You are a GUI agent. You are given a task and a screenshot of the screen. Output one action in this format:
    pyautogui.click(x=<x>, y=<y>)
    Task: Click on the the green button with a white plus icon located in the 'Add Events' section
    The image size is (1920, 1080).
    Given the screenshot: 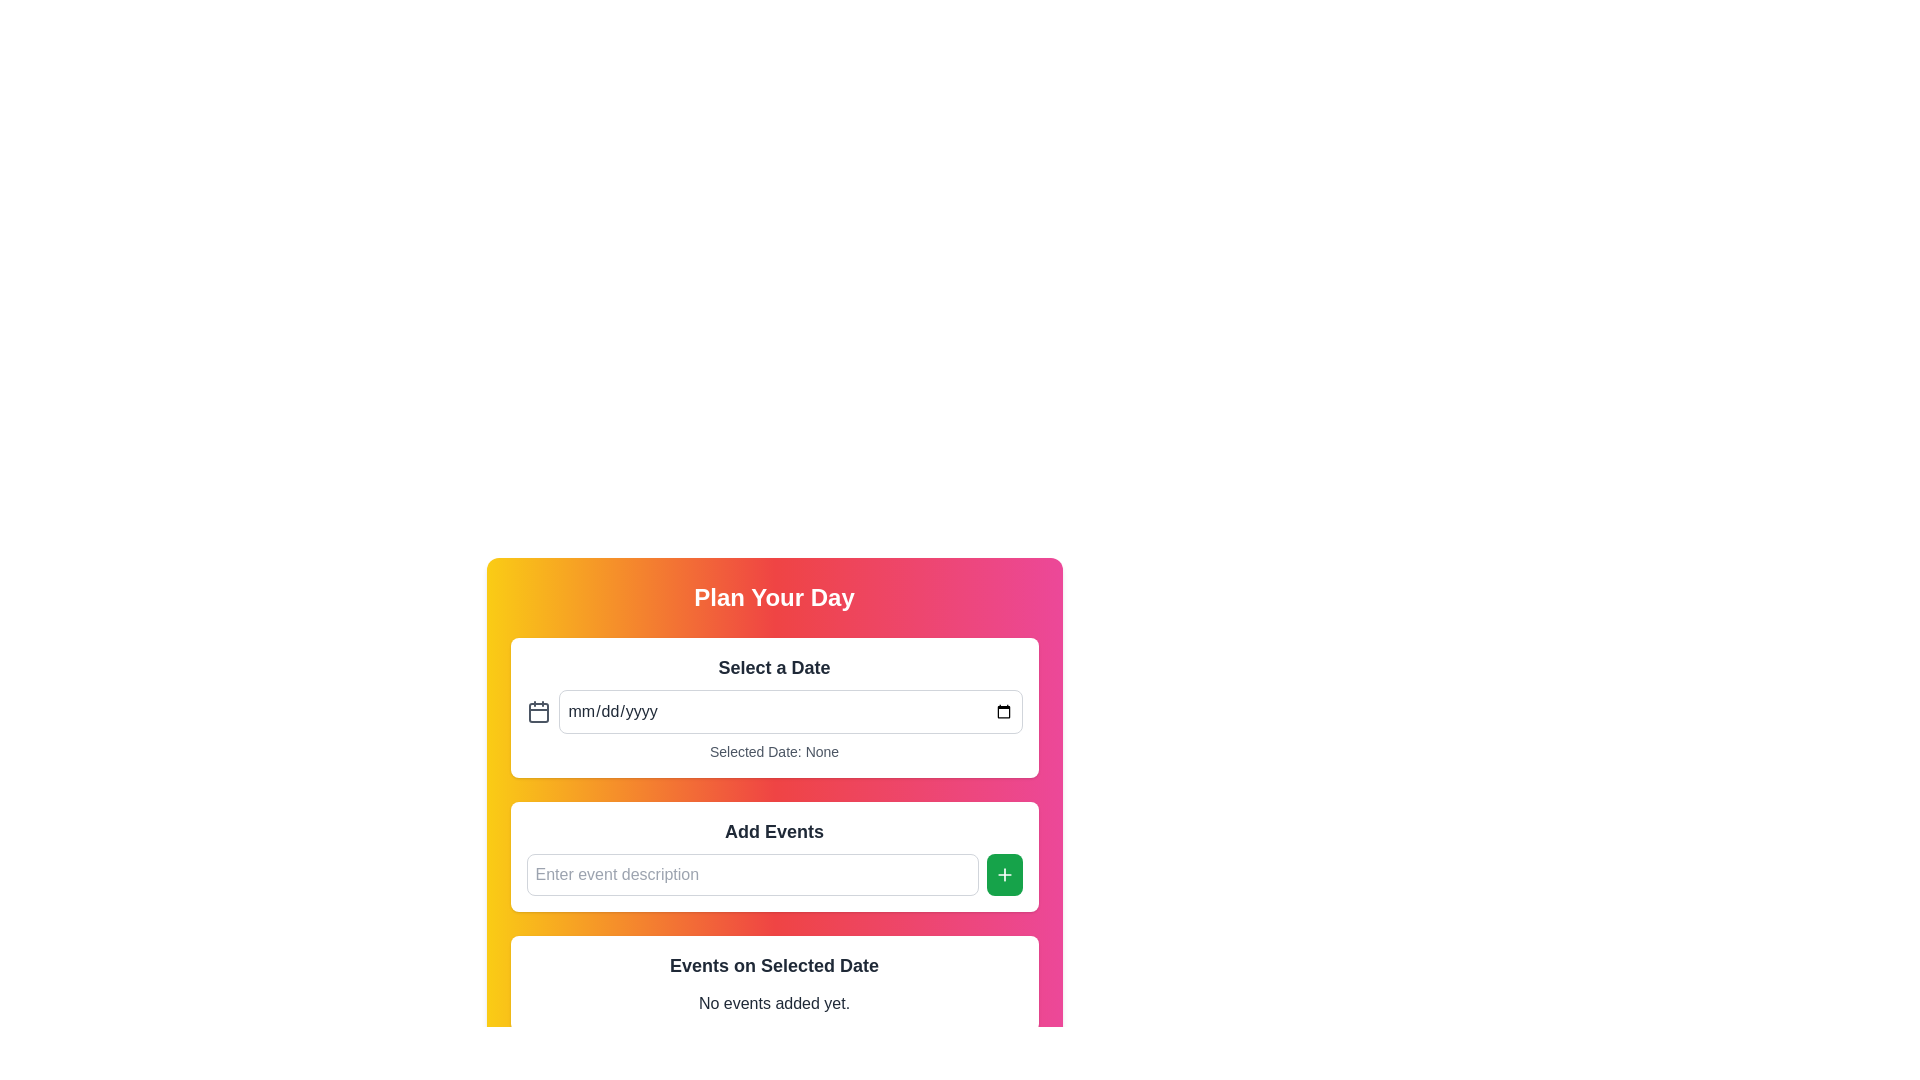 What is the action you would take?
    pyautogui.click(x=1004, y=874)
    